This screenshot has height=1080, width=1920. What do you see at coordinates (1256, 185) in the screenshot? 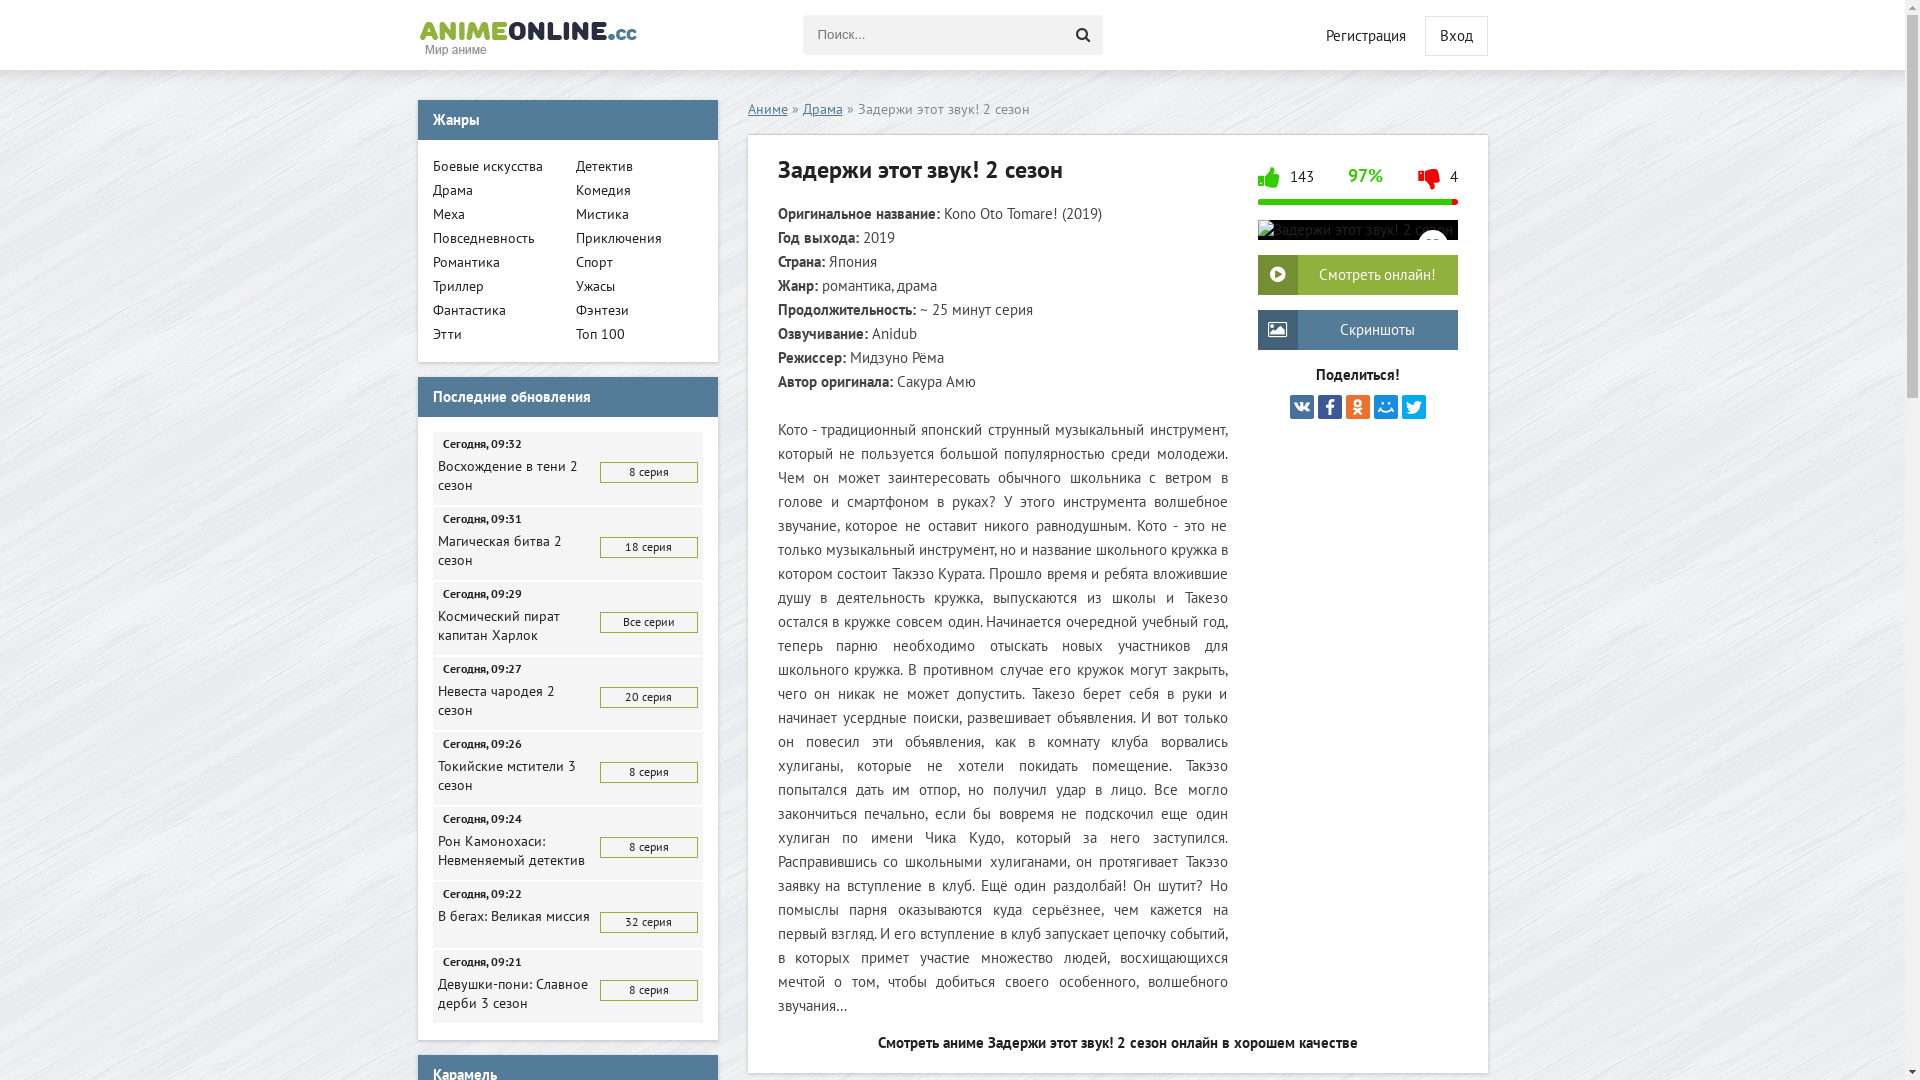
I see `'143'` at bounding box center [1256, 185].